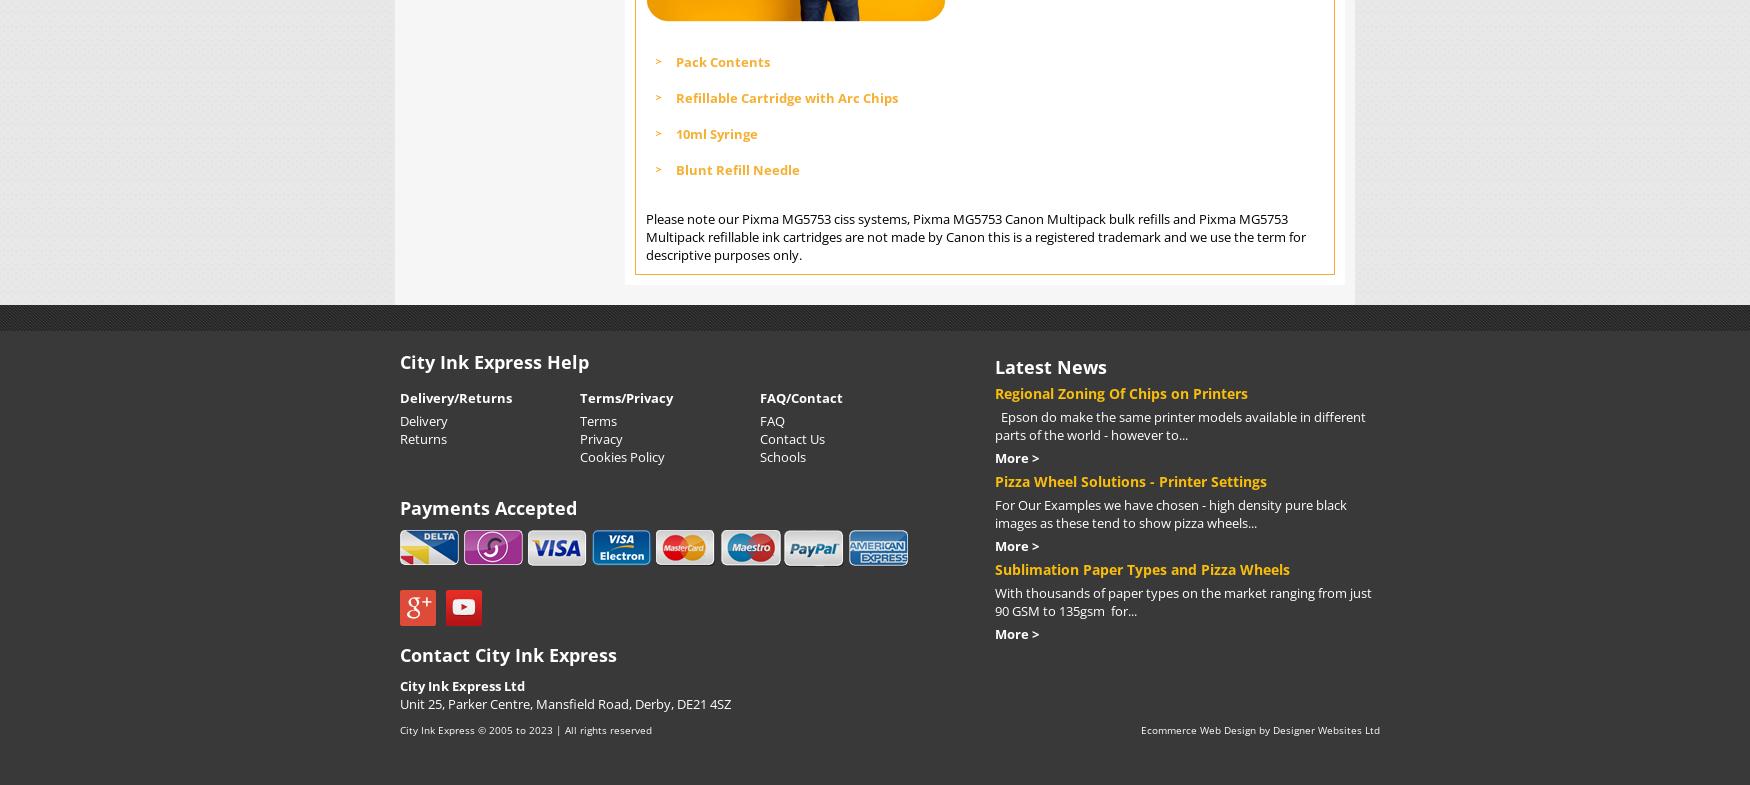 The width and height of the screenshot is (1750, 785). I want to click on 'With thousands of paper types on the market ranging from just 90 GSM to 135gsm  for...', so click(1182, 600).